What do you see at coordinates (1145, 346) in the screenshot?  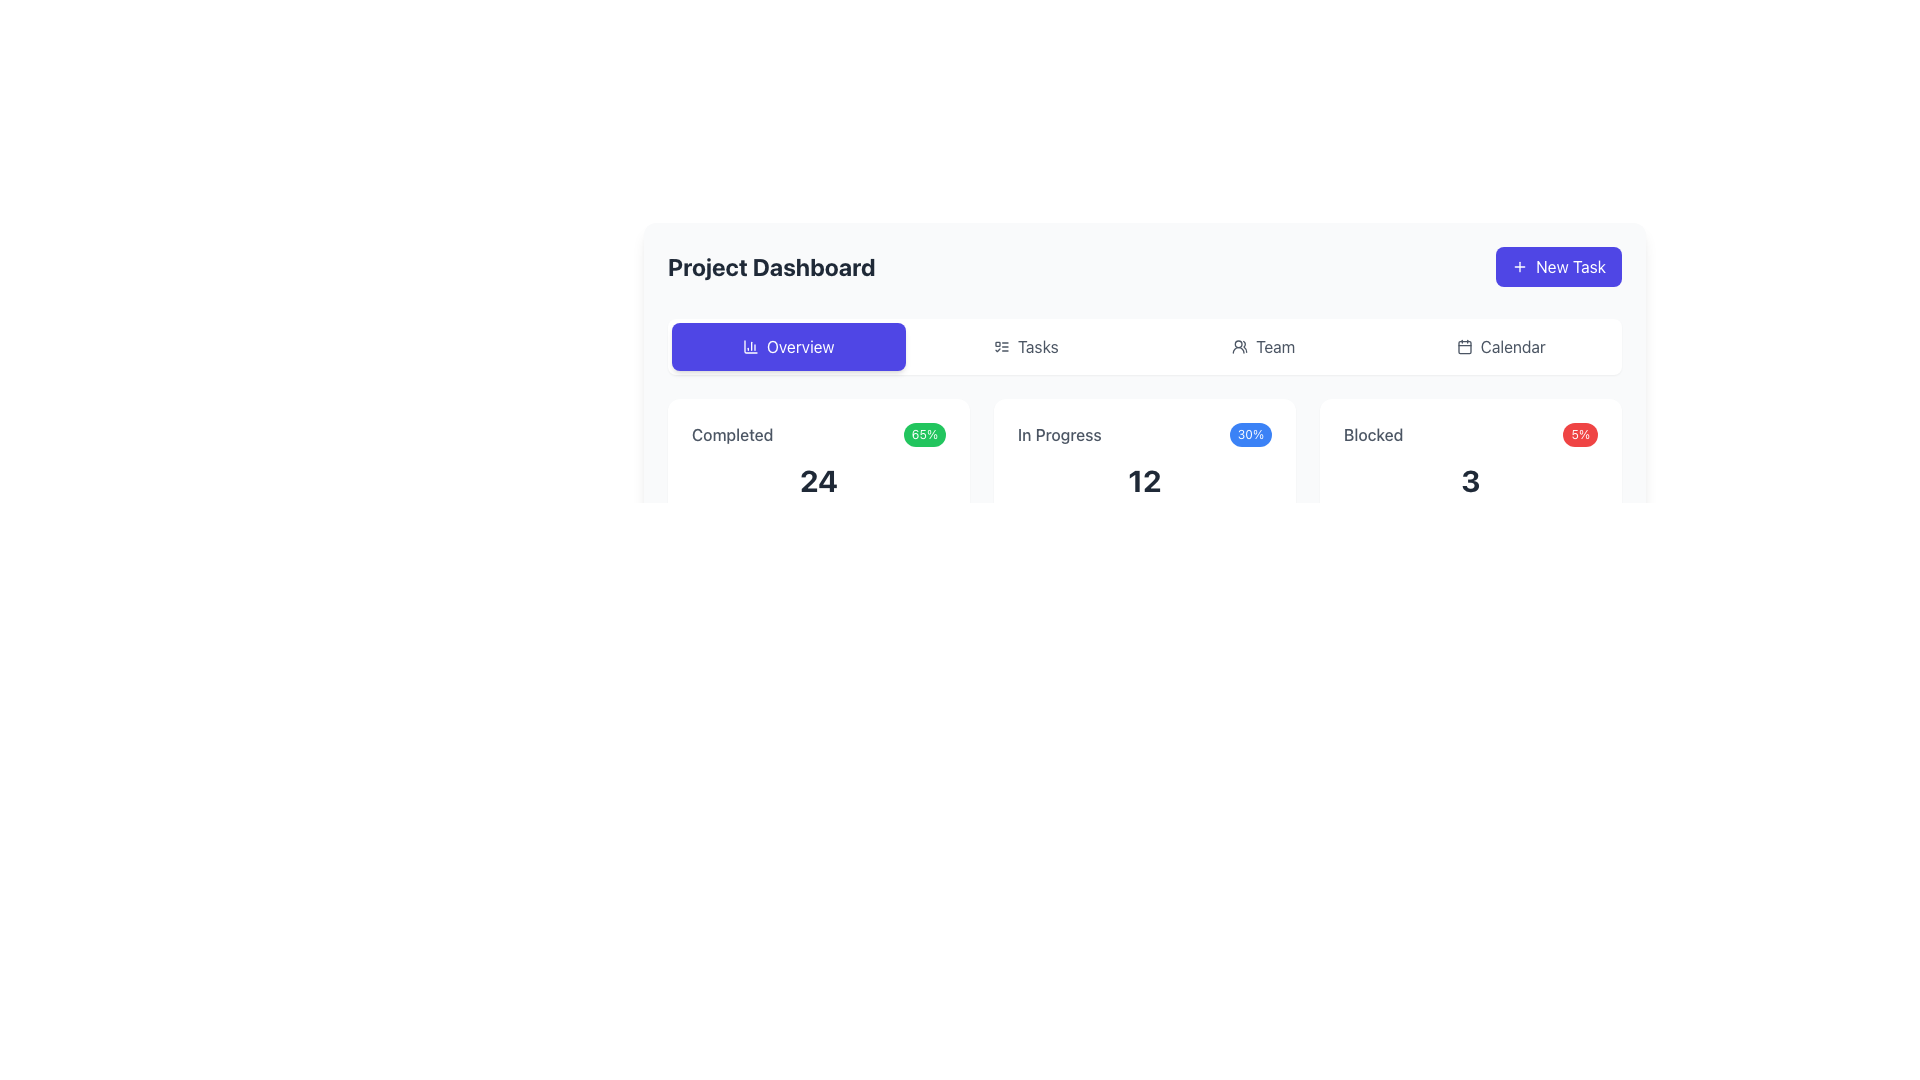 I see `the Navigation bar item` at bounding box center [1145, 346].